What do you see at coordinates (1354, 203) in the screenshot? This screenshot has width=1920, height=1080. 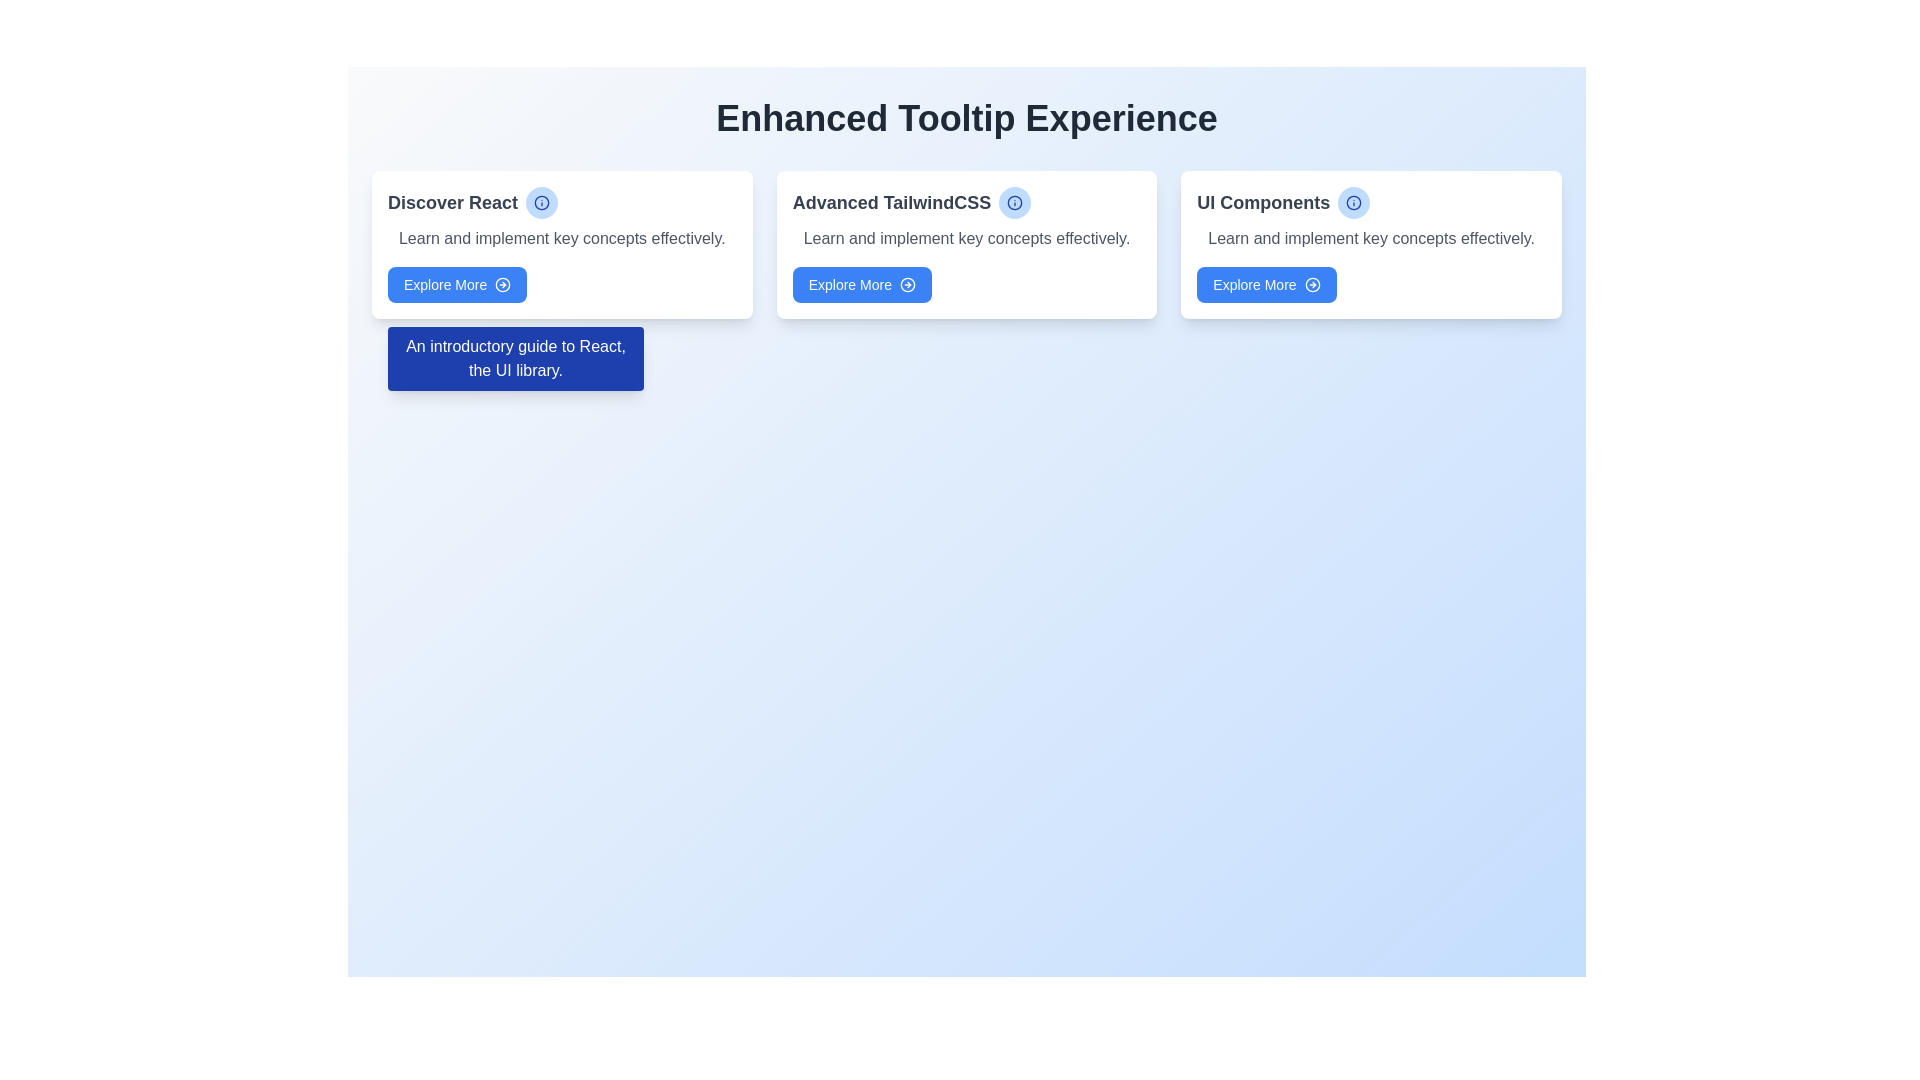 I see `the circular blue-bordered icon with an information symbol located at the top right corner of the 'UI Components' card` at bounding box center [1354, 203].